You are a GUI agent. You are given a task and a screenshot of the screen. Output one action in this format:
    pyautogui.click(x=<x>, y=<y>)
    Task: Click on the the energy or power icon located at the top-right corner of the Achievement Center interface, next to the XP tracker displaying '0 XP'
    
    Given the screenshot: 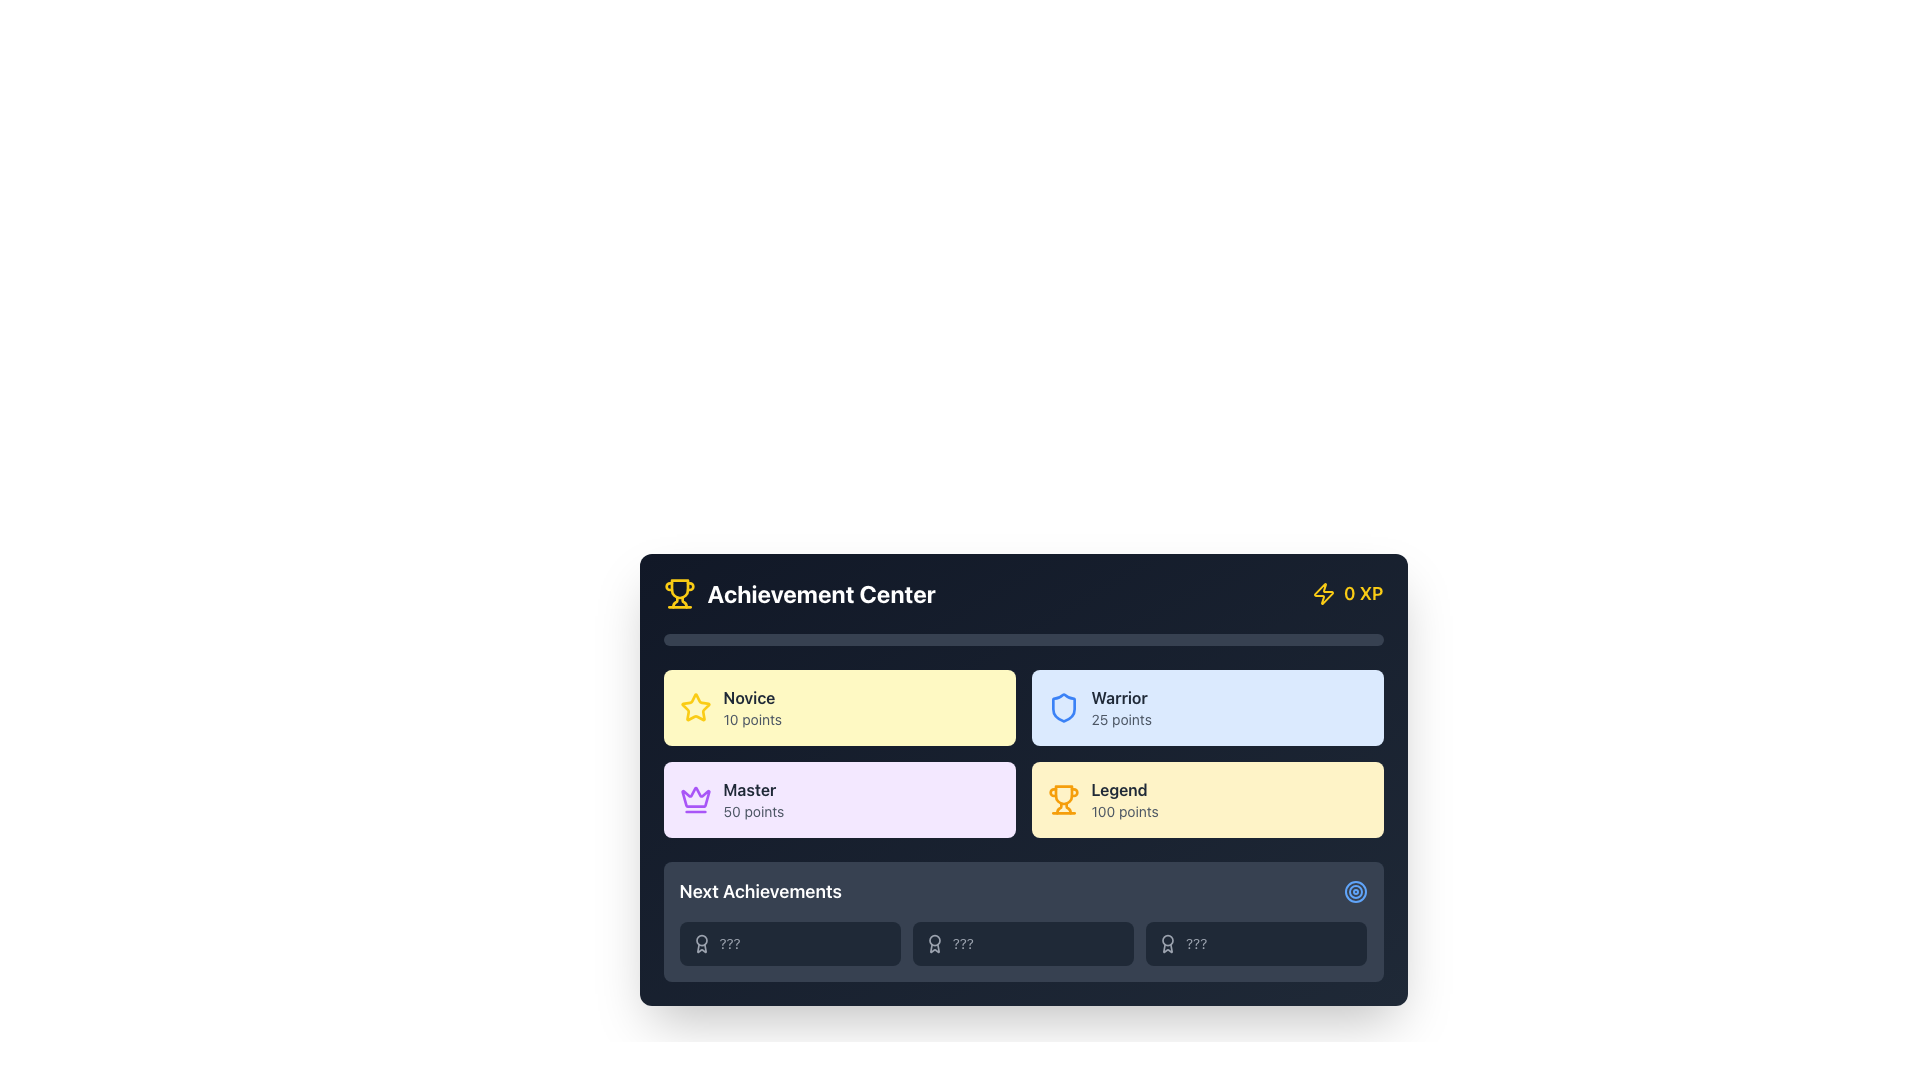 What is the action you would take?
    pyautogui.click(x=1323, y=593)
    